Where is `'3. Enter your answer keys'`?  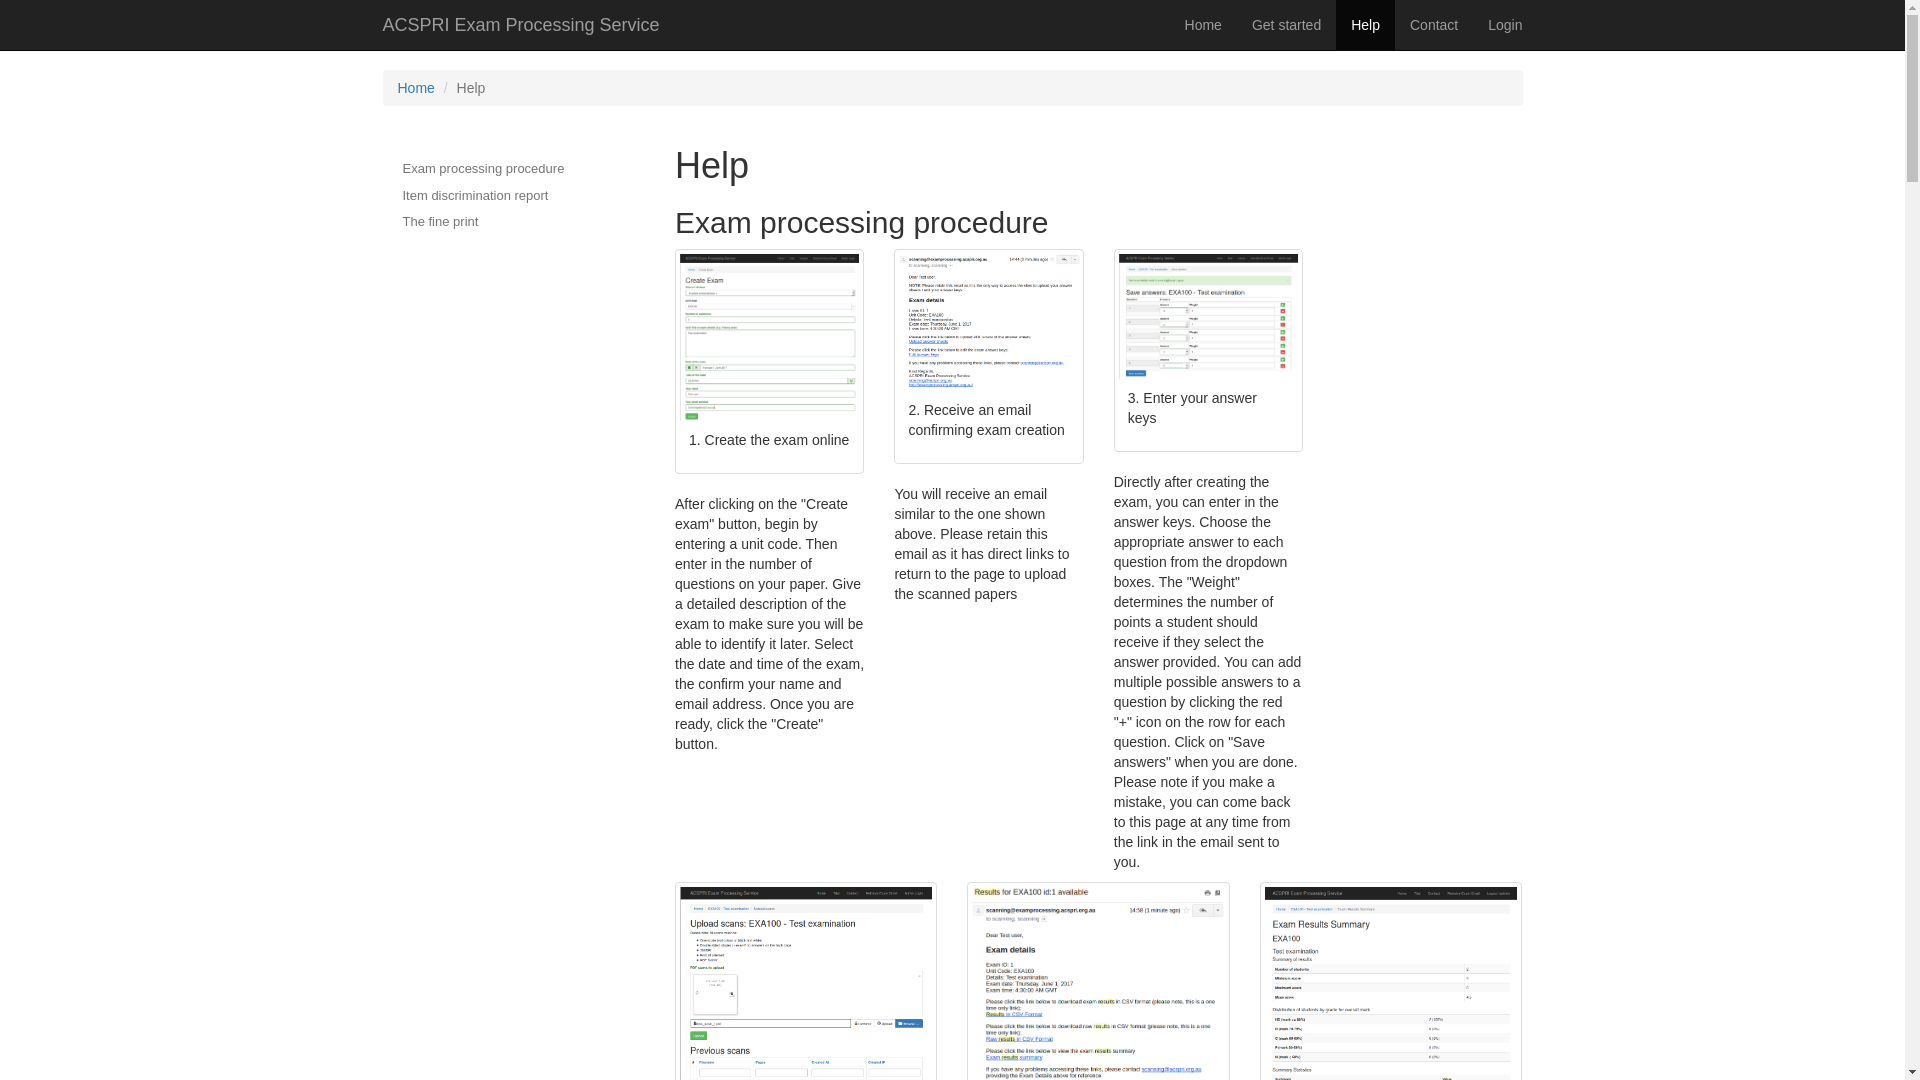
'3. Enter your answer keys' is located at coordinates (1117, 350).